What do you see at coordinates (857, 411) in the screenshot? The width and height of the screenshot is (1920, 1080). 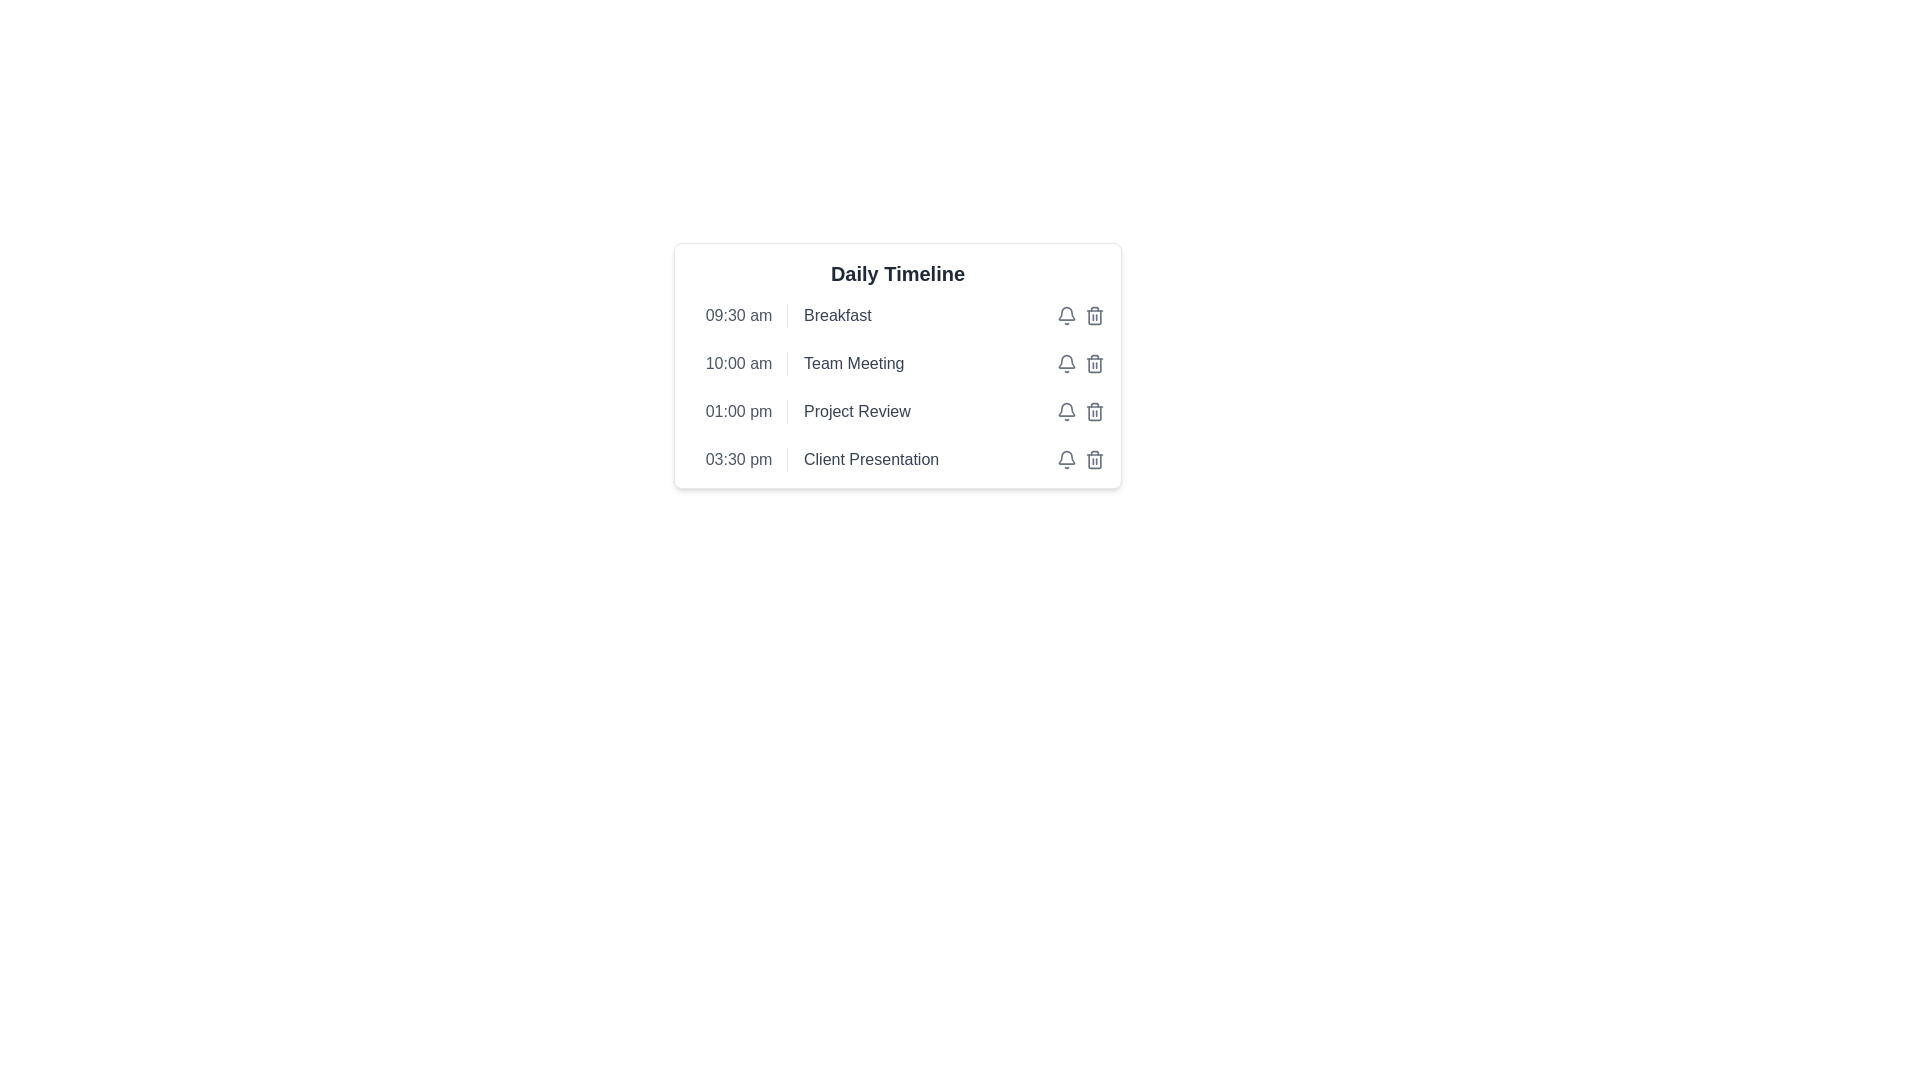 I see `the Text label in the 'Daily Timeline' list interface, which identifies the event scheduled at 01:00 pm, positioned to the right of the time and to the left of interactive icons` at bounding box center [857, 411].